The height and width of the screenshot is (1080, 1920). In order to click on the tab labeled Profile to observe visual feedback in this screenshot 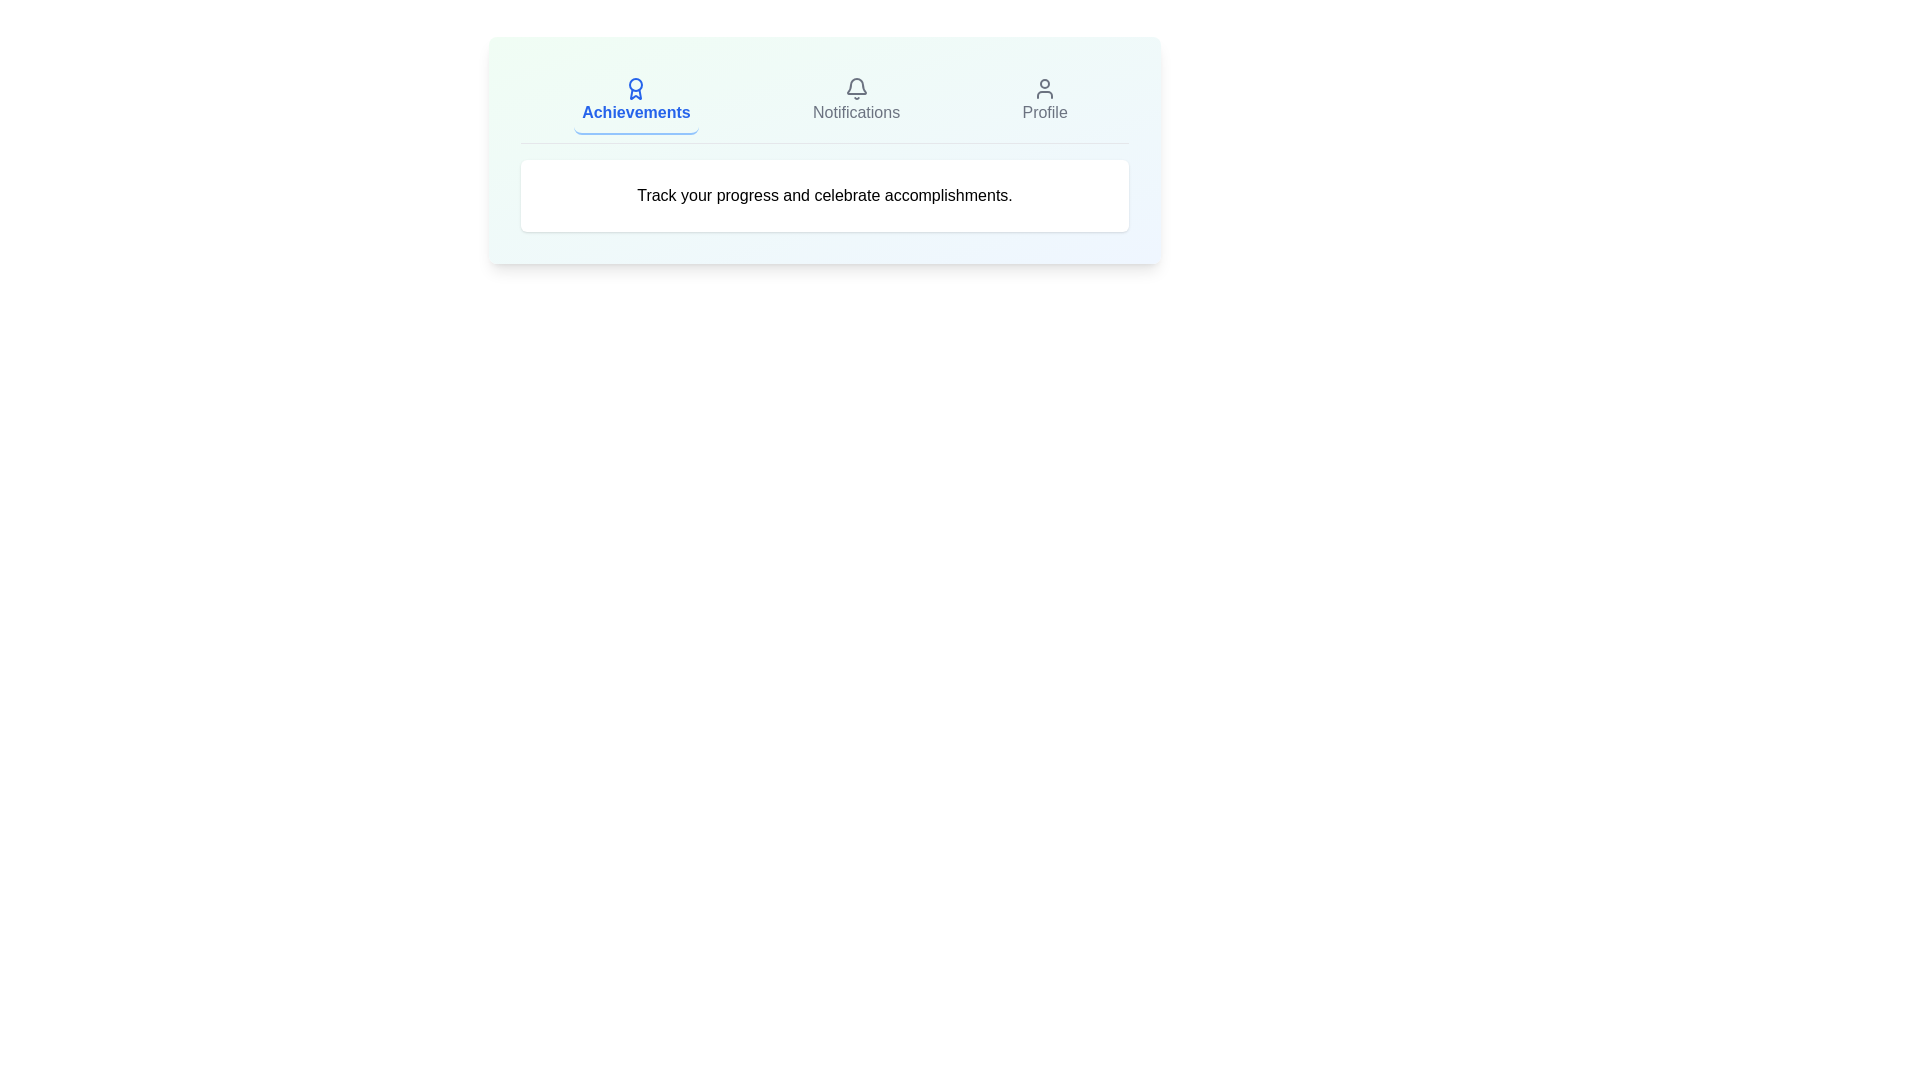, I will do `click(1044, 101)`.